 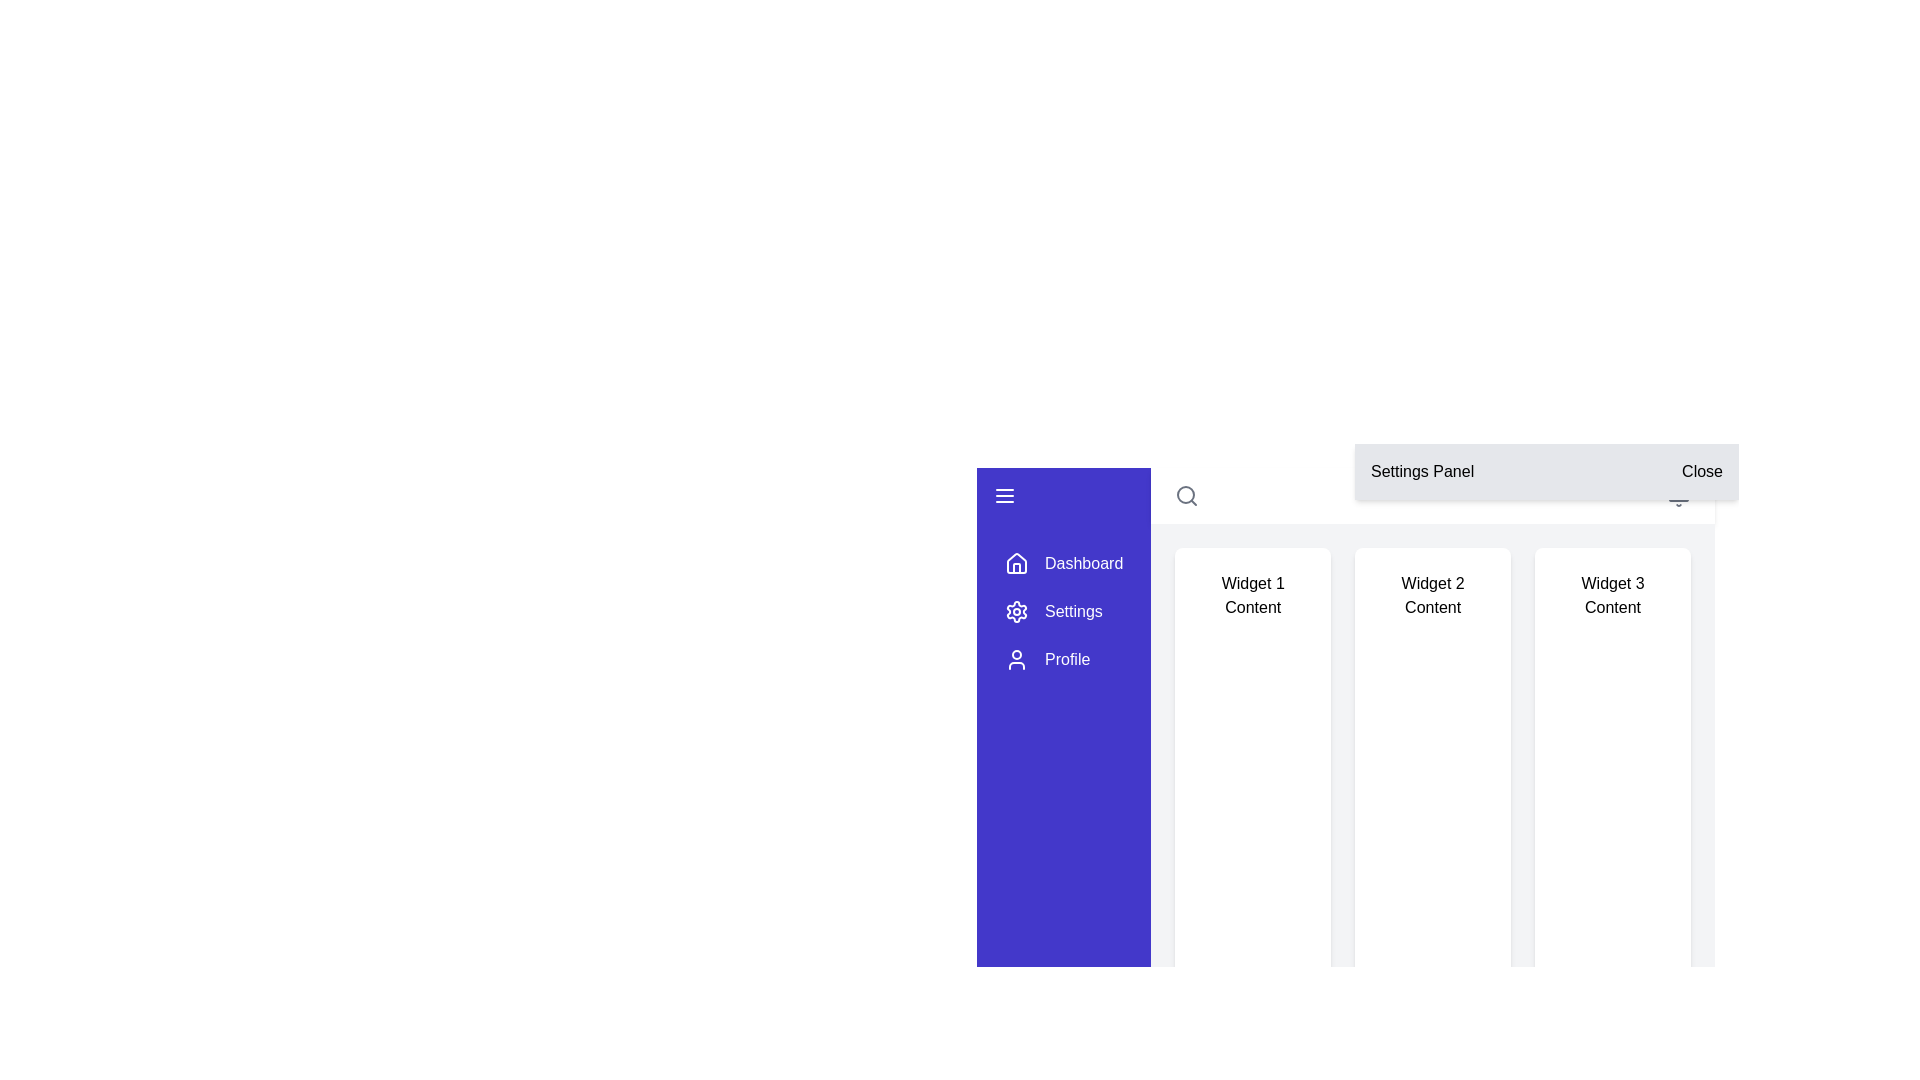 What do you see at coordinates (1083, 563) in the screenshot?
I see `the 'Dashboard' text label in the left navigation bar` at bounding box center [1083, 563].